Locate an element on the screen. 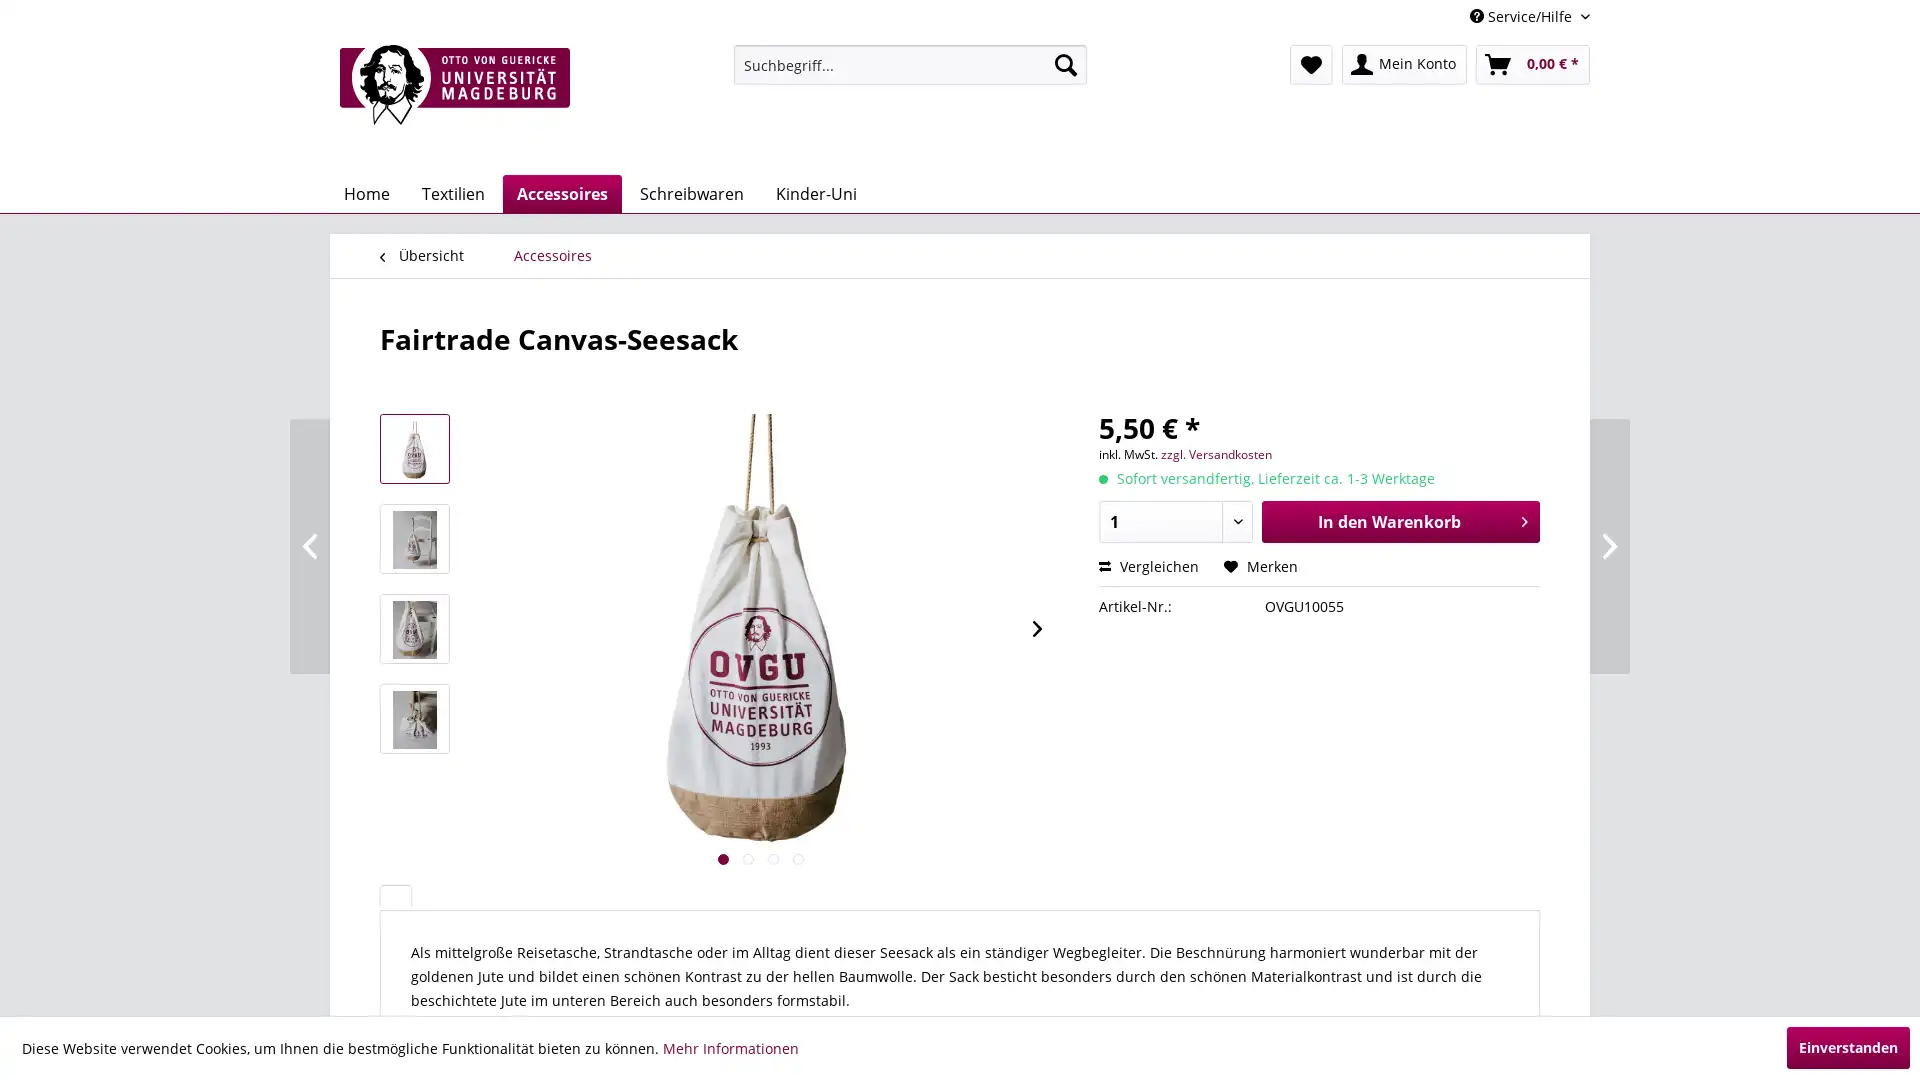 This screenshot has width=1920, height=1080. Vergleichen is located at coordinates (1148, 566).